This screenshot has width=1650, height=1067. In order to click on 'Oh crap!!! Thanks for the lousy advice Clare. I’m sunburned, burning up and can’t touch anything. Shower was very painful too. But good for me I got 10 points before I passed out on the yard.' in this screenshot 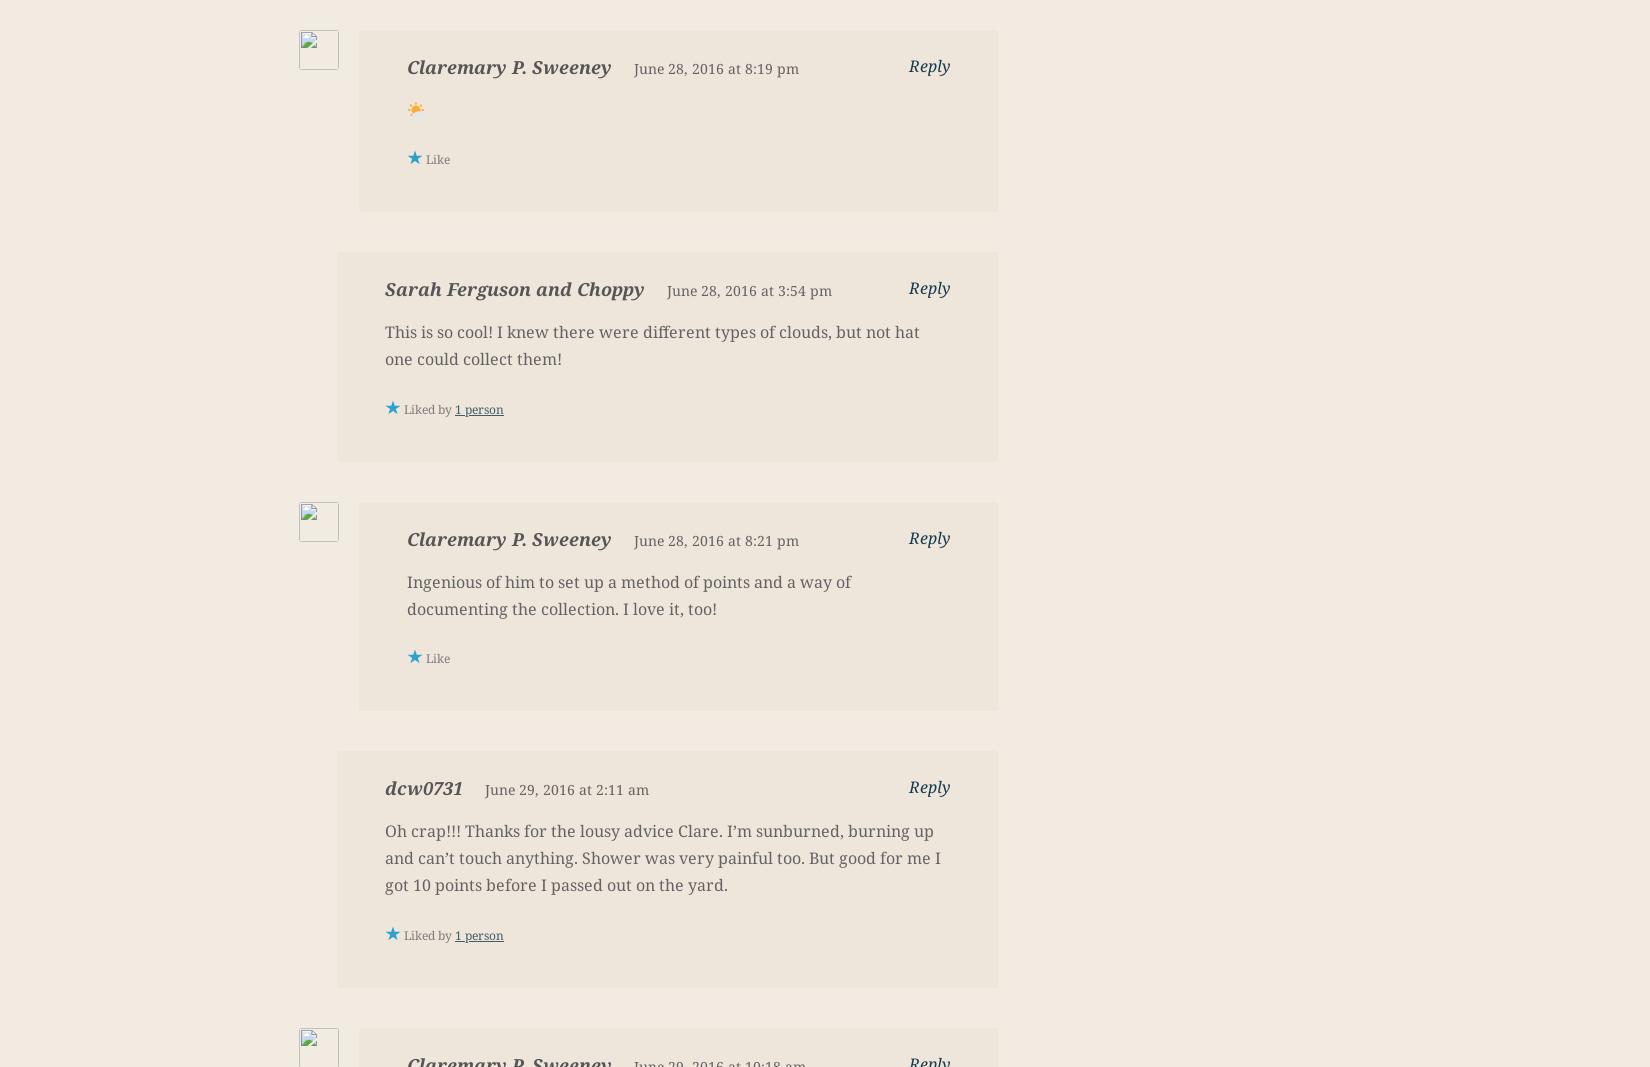, I will do `click(661, 856)`.